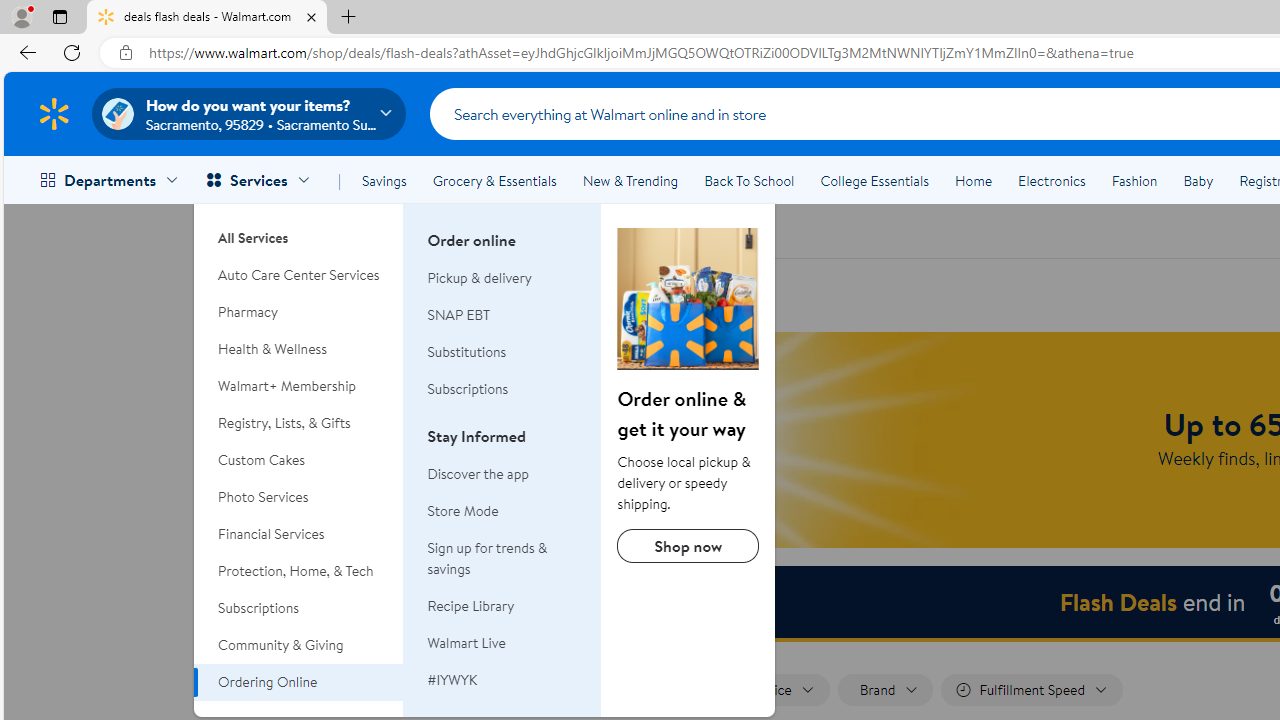 This screenshot has width=1280, height=720. What do you see at coordinates (487, 558) in the screenshot?
I see `'Sign up for trends & savings'` at bounding box center [487, 558].